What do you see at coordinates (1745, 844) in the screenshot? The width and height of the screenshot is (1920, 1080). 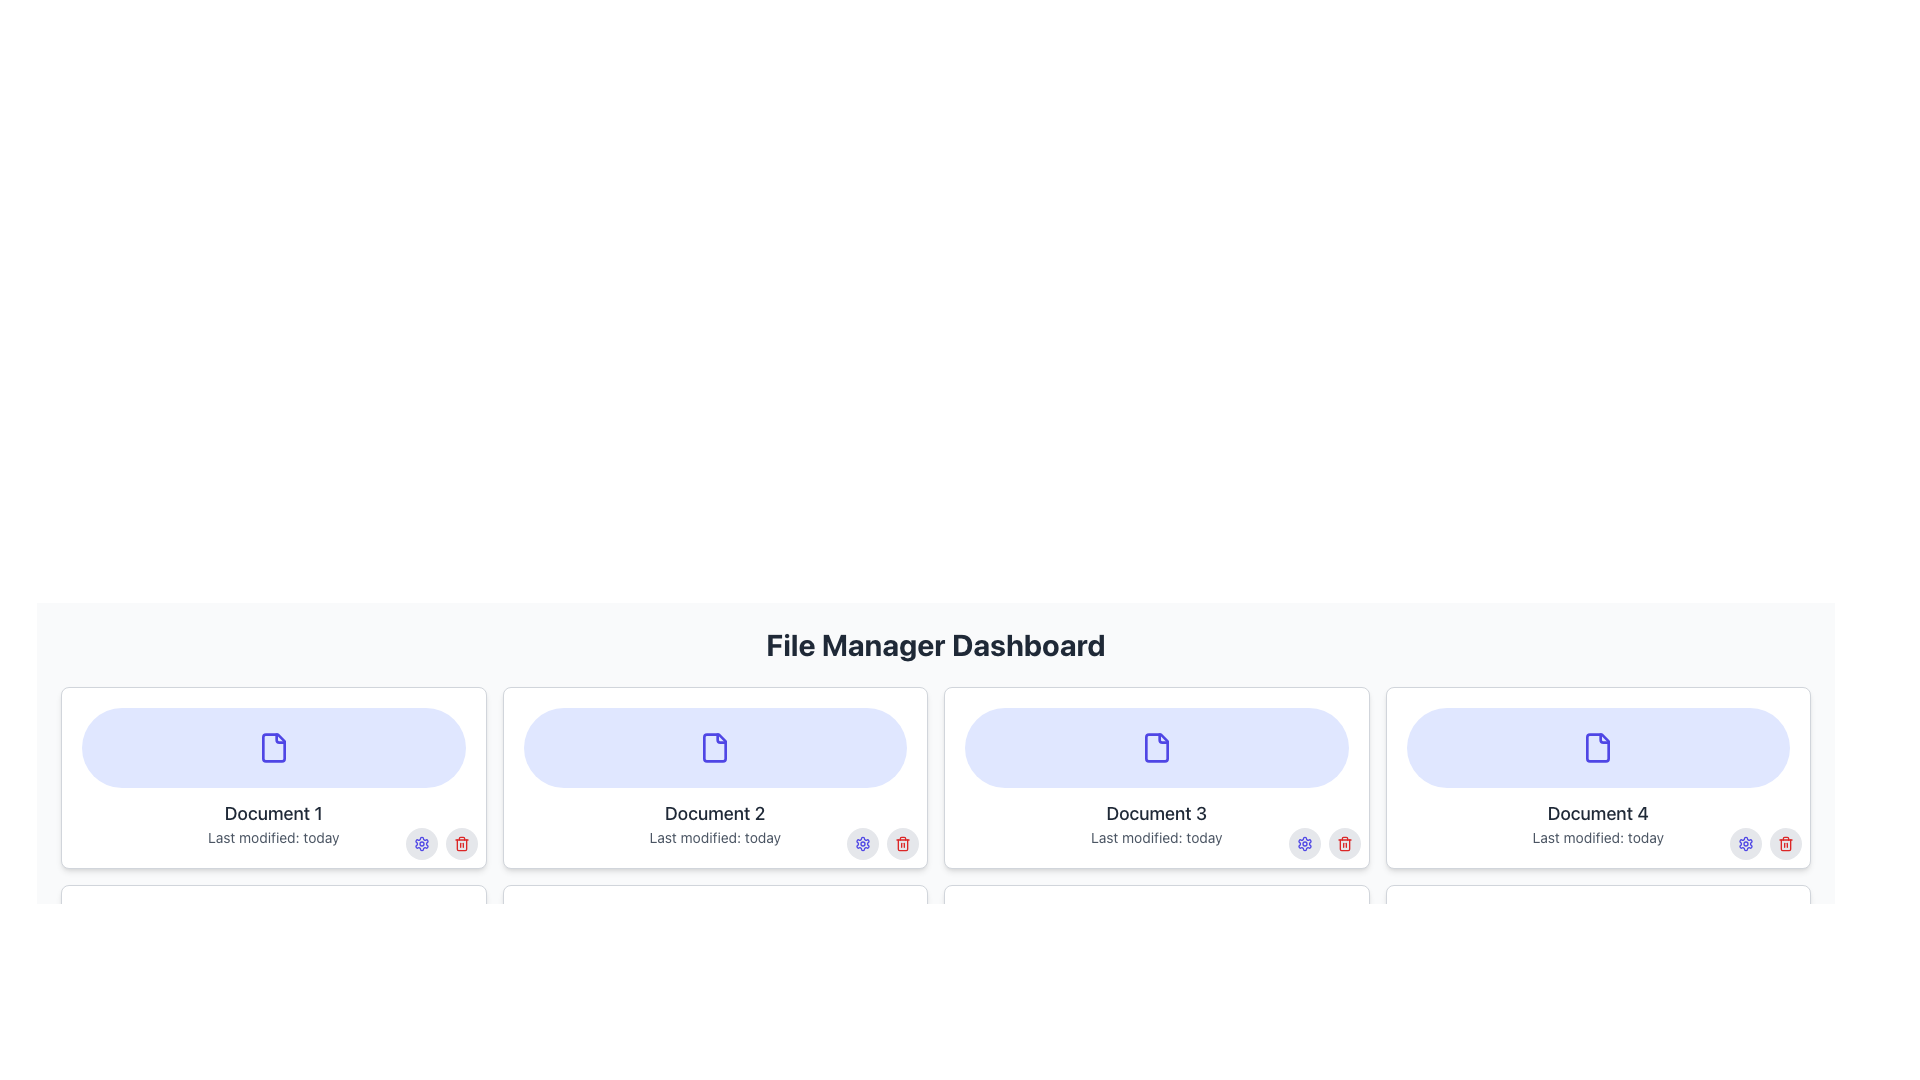 I see `the circular gray button with a blue gear icon located at the bottom-right corner of 'Document 4', which is the first button in a pair` at bounding box center [1745, 844].